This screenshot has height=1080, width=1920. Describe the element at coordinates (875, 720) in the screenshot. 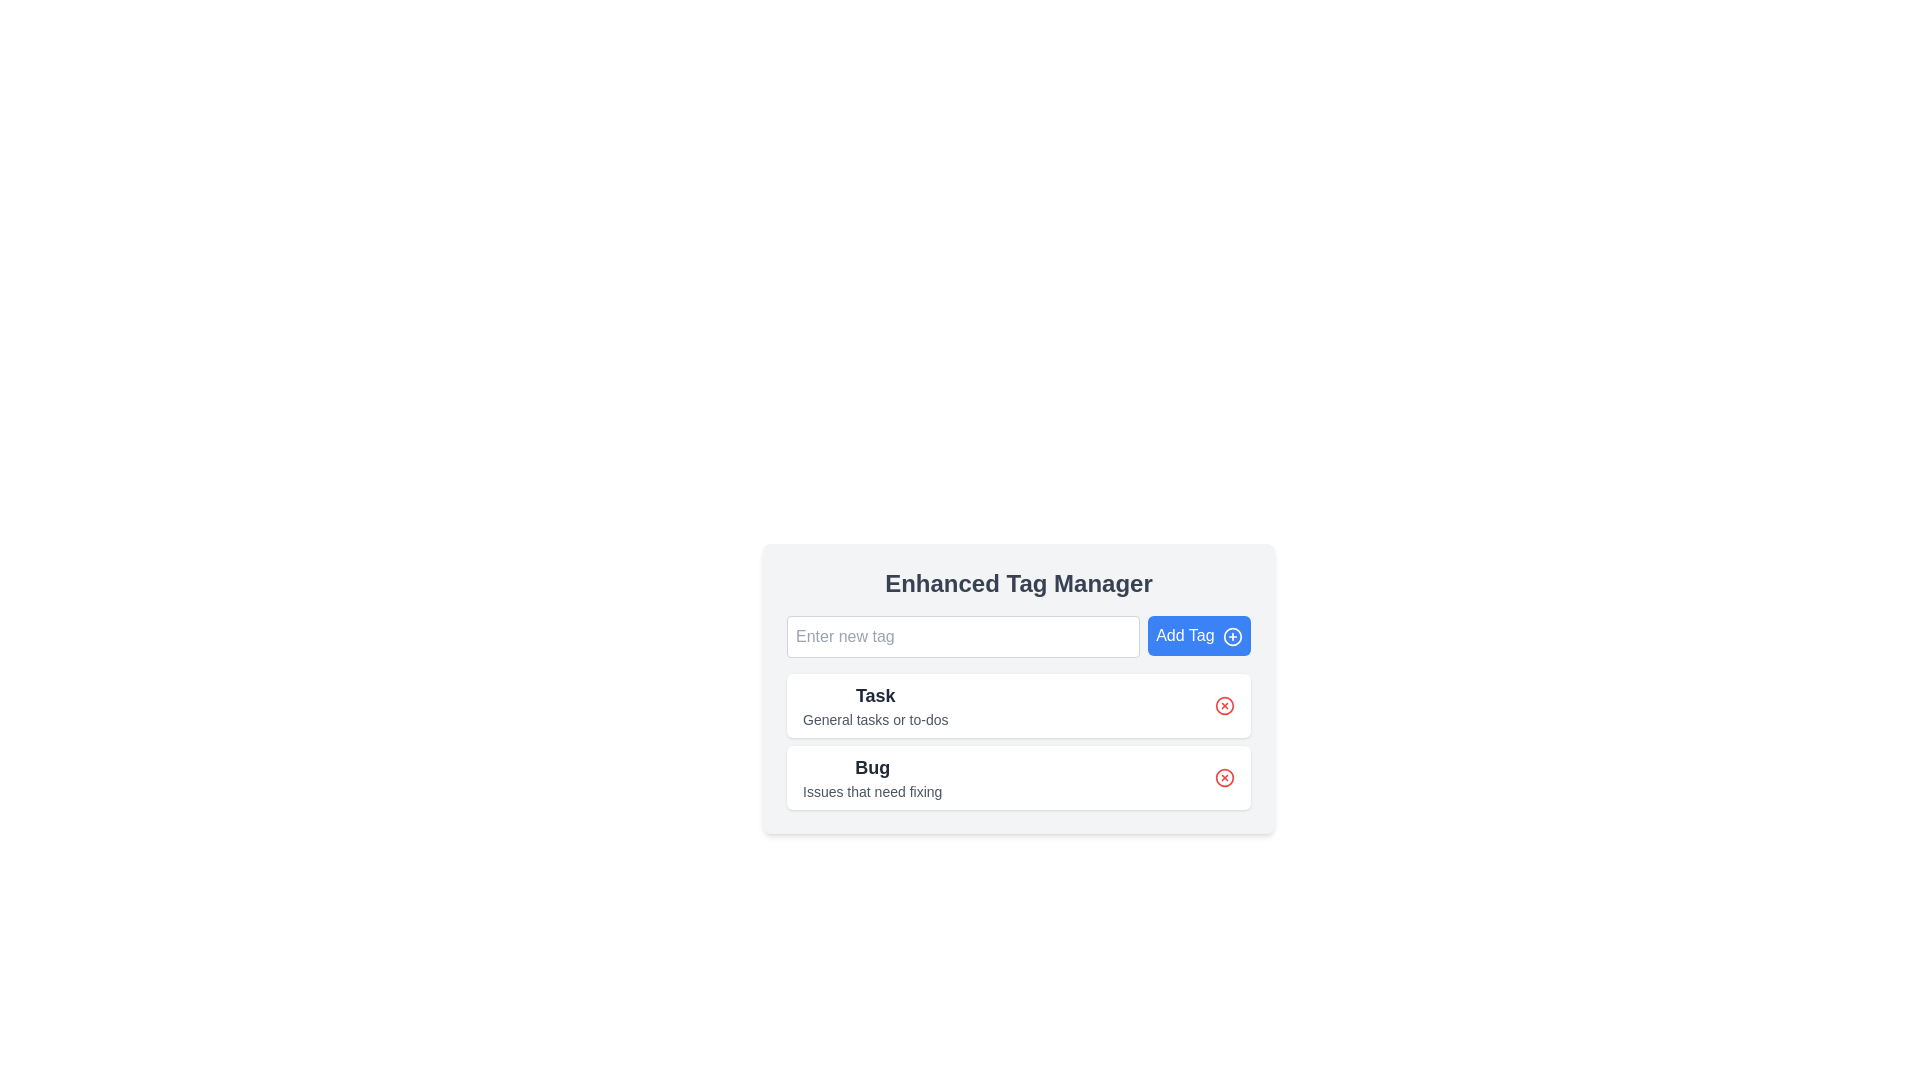

I see `the descriptive text element located directly under the 'Task' heading, which provides context about the task entry` at that location.